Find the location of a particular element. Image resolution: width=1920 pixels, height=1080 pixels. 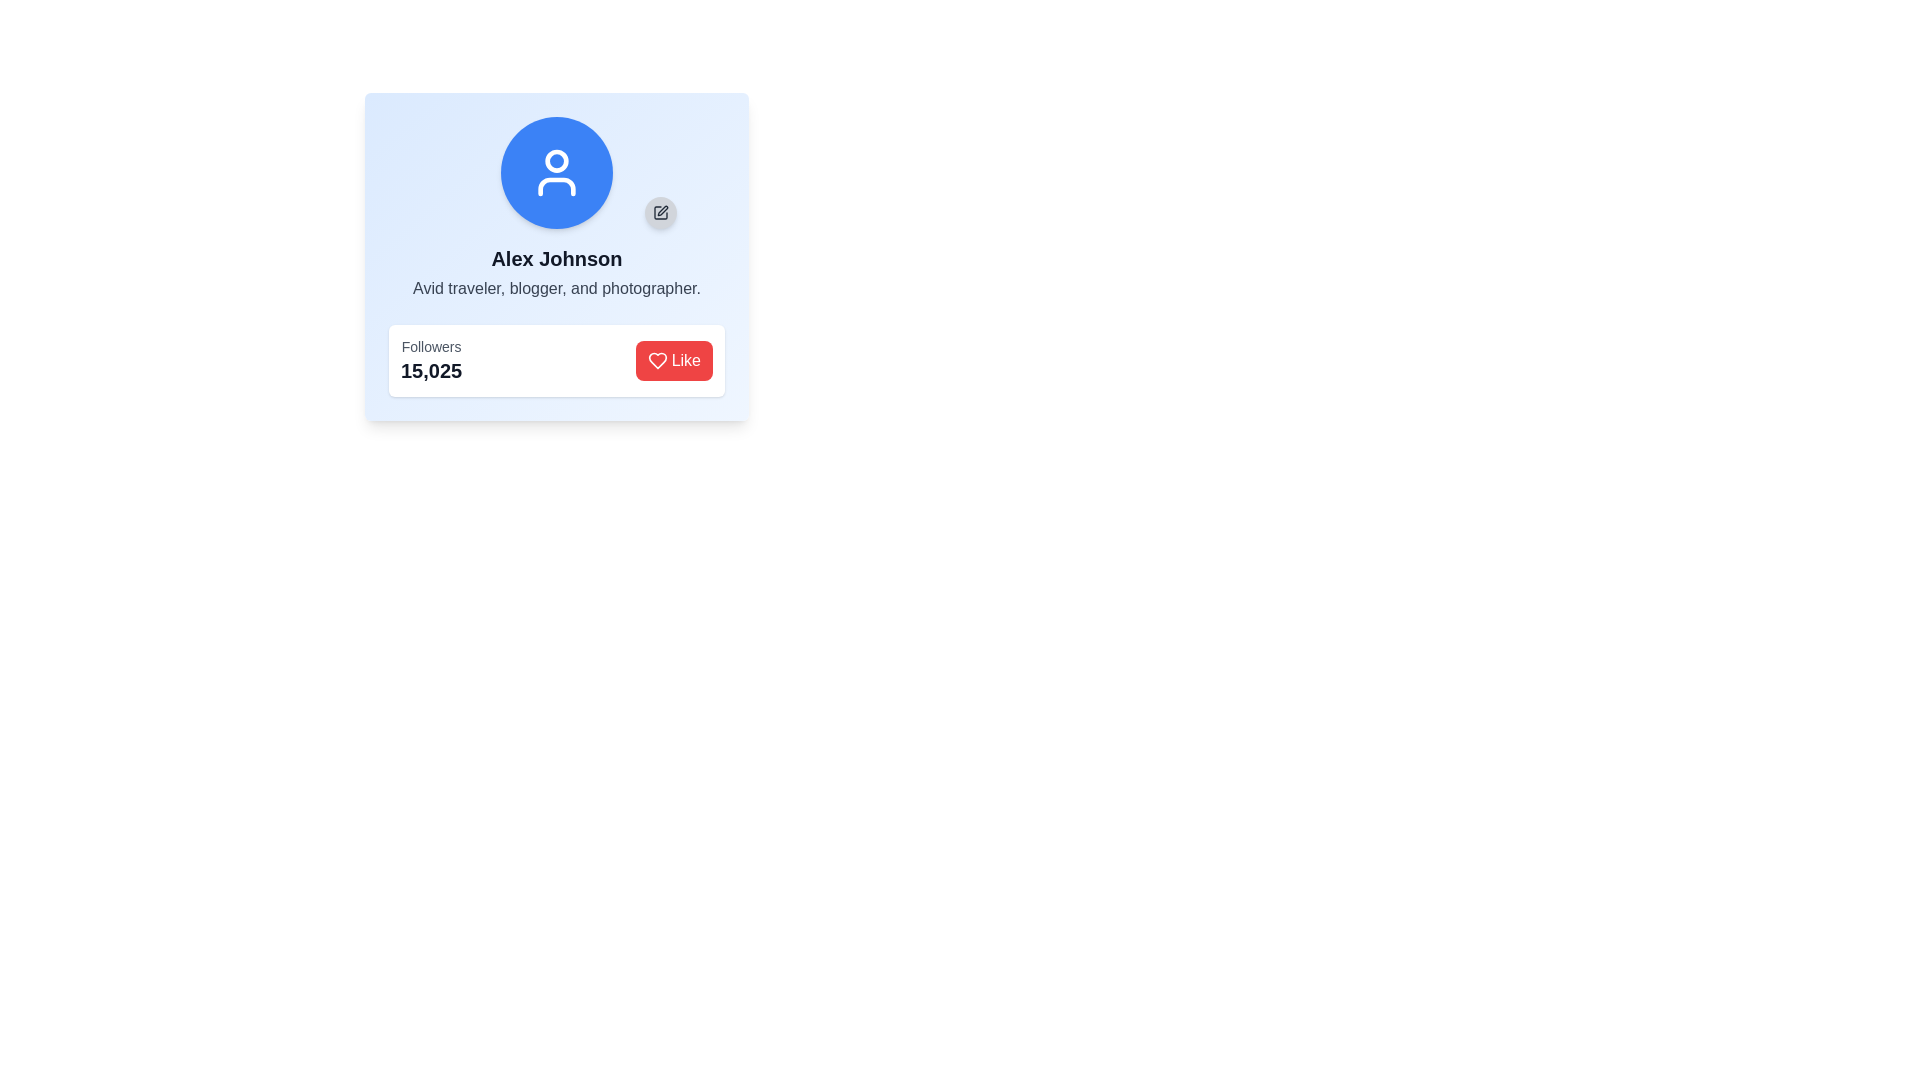

the edit icon button, represented by a pen tip icon, located in the upper-right corner of the user card component to initiate the edit action is located at coordinates (661, 212).